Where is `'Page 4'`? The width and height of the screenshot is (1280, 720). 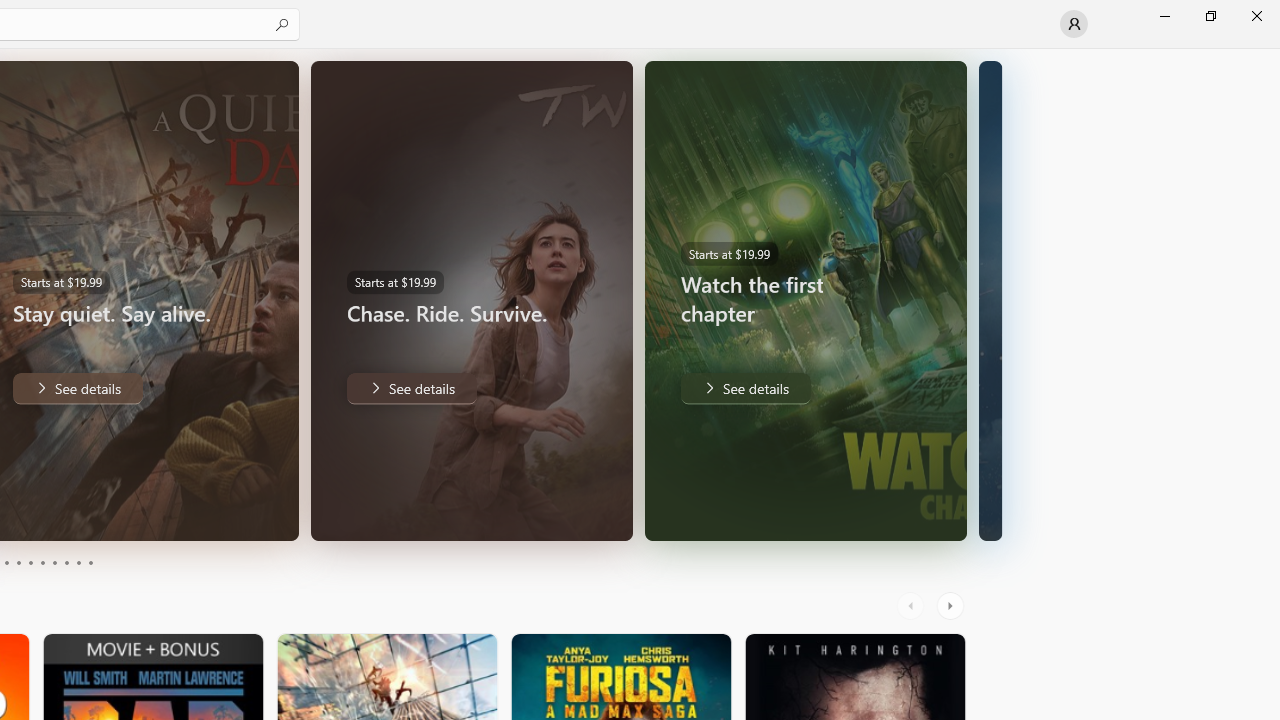 'Page 4' is located at coordinates (17, 563).